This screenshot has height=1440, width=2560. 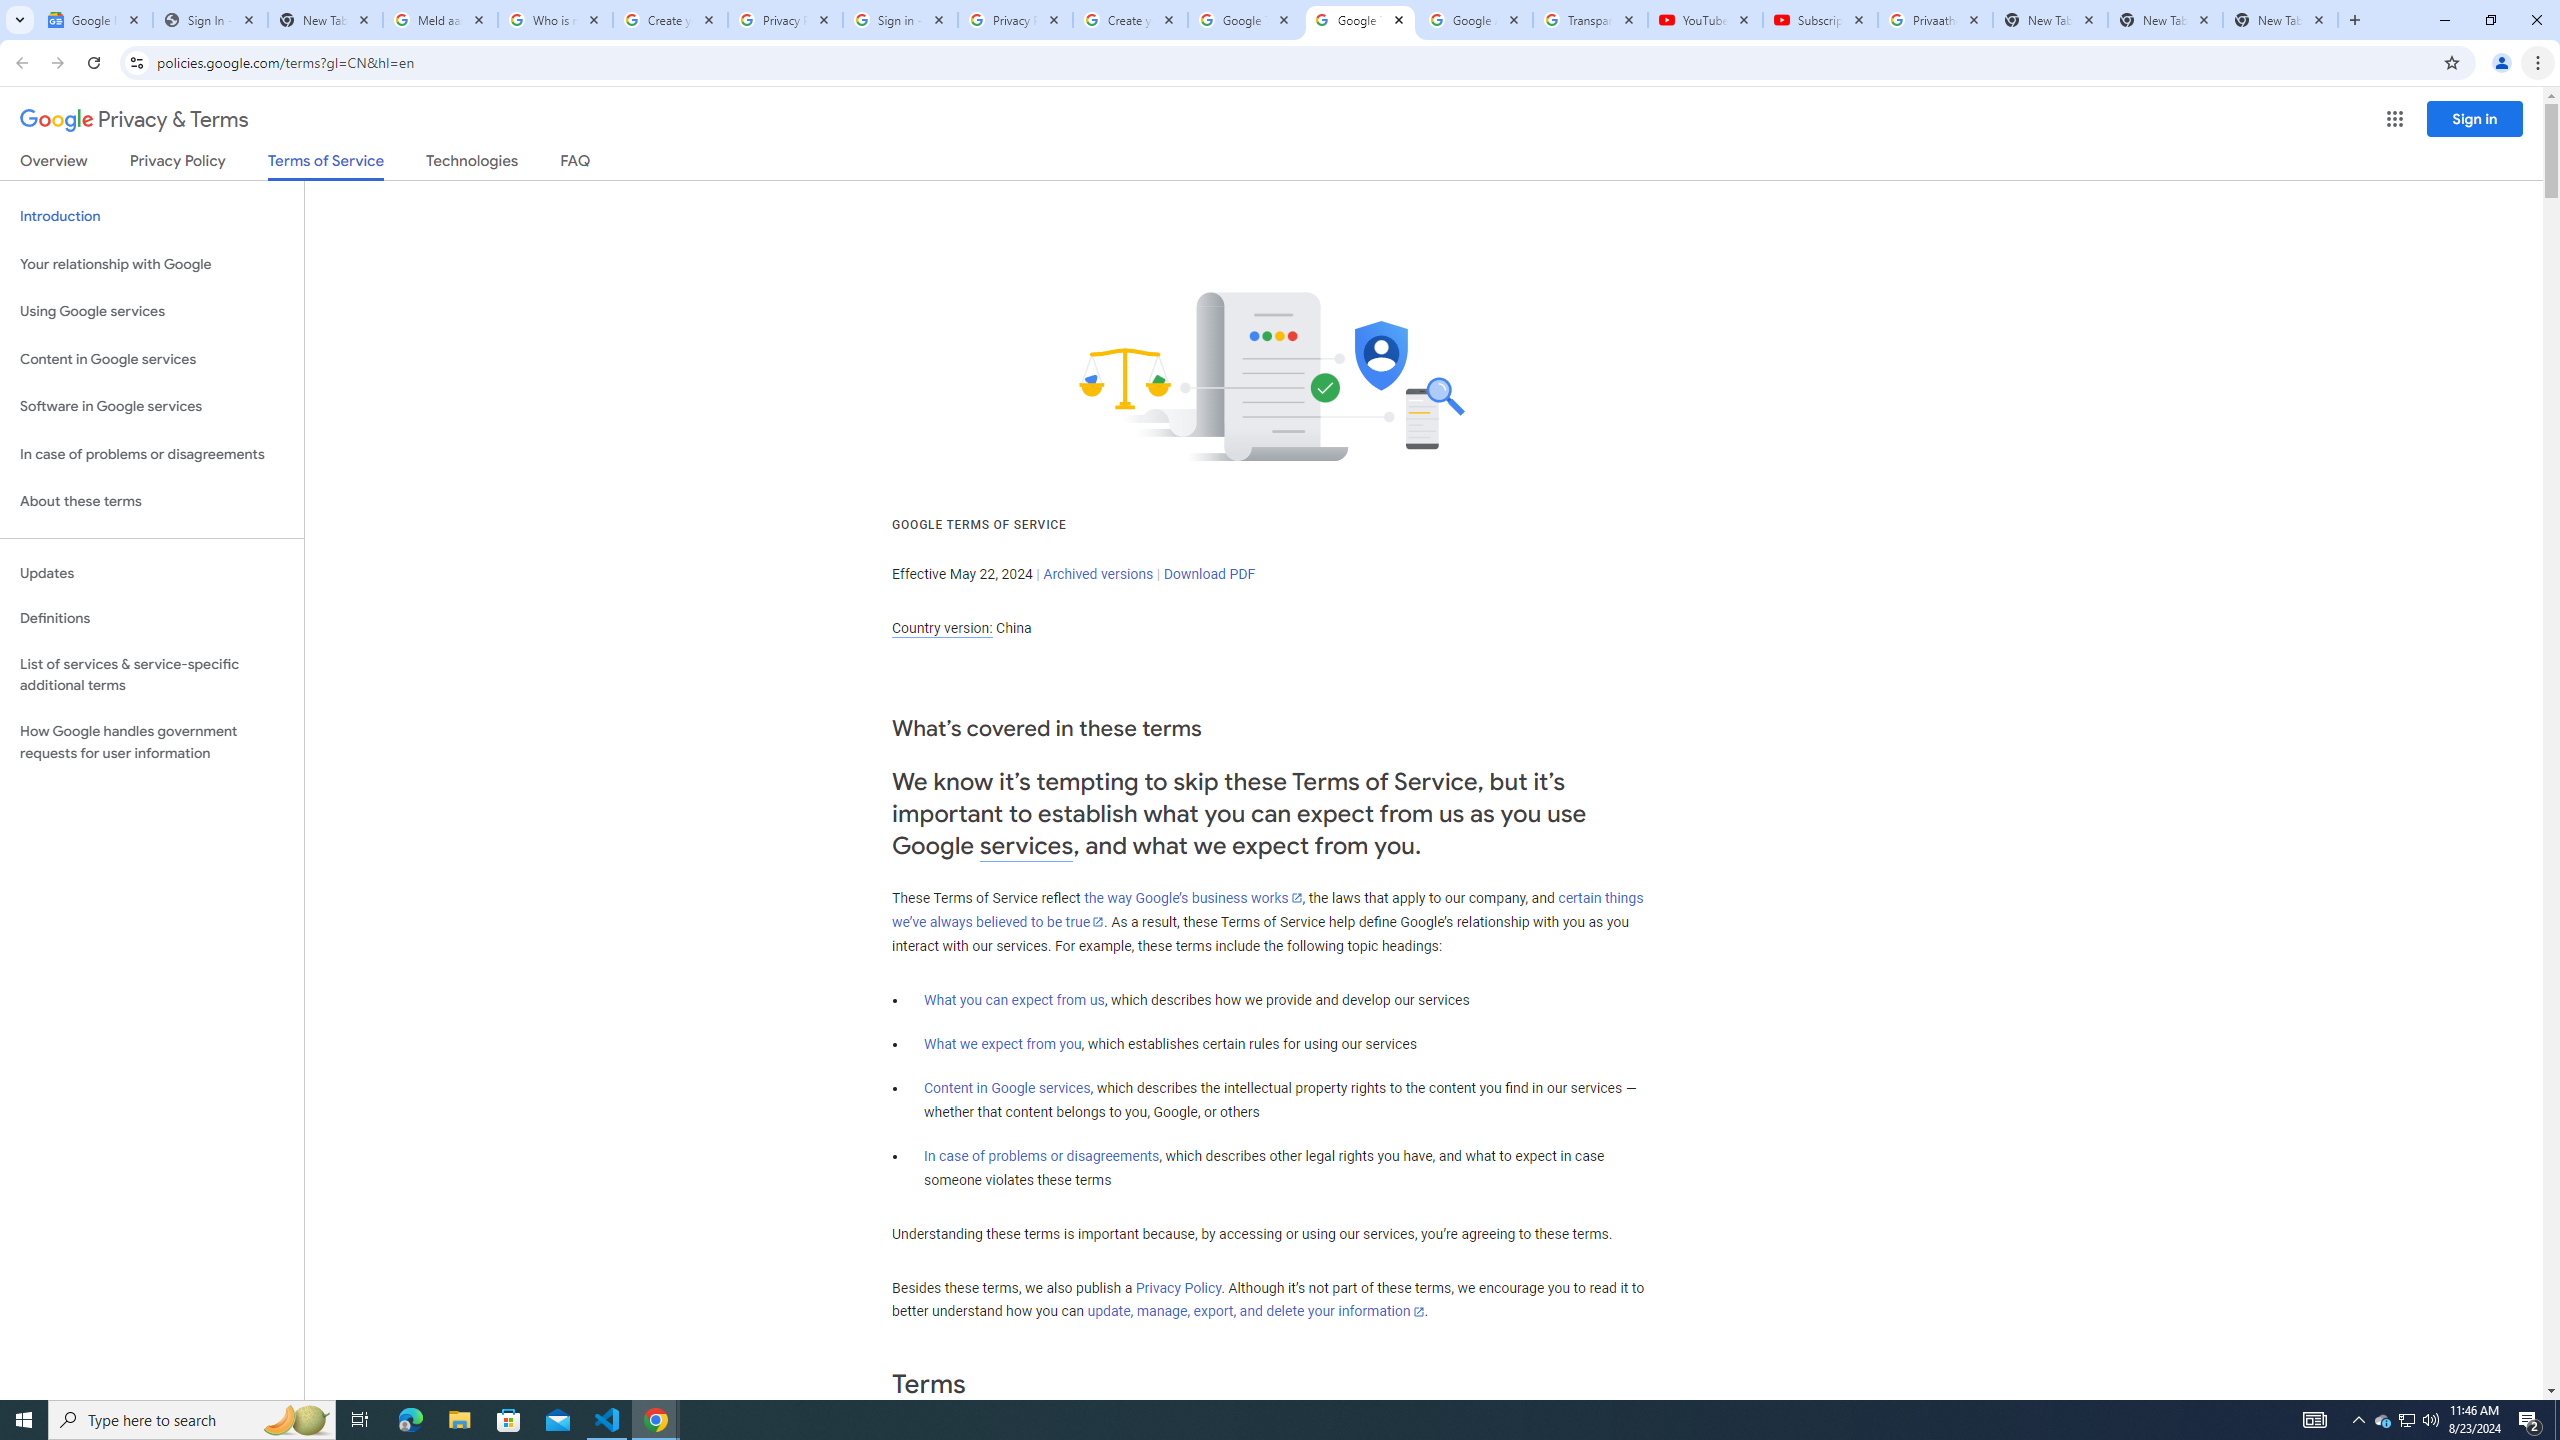 What do you see at coordinates (1002, 1043) in the screenshot?
I see `'What we expect from you'` at bounding box center [1002, 1043].